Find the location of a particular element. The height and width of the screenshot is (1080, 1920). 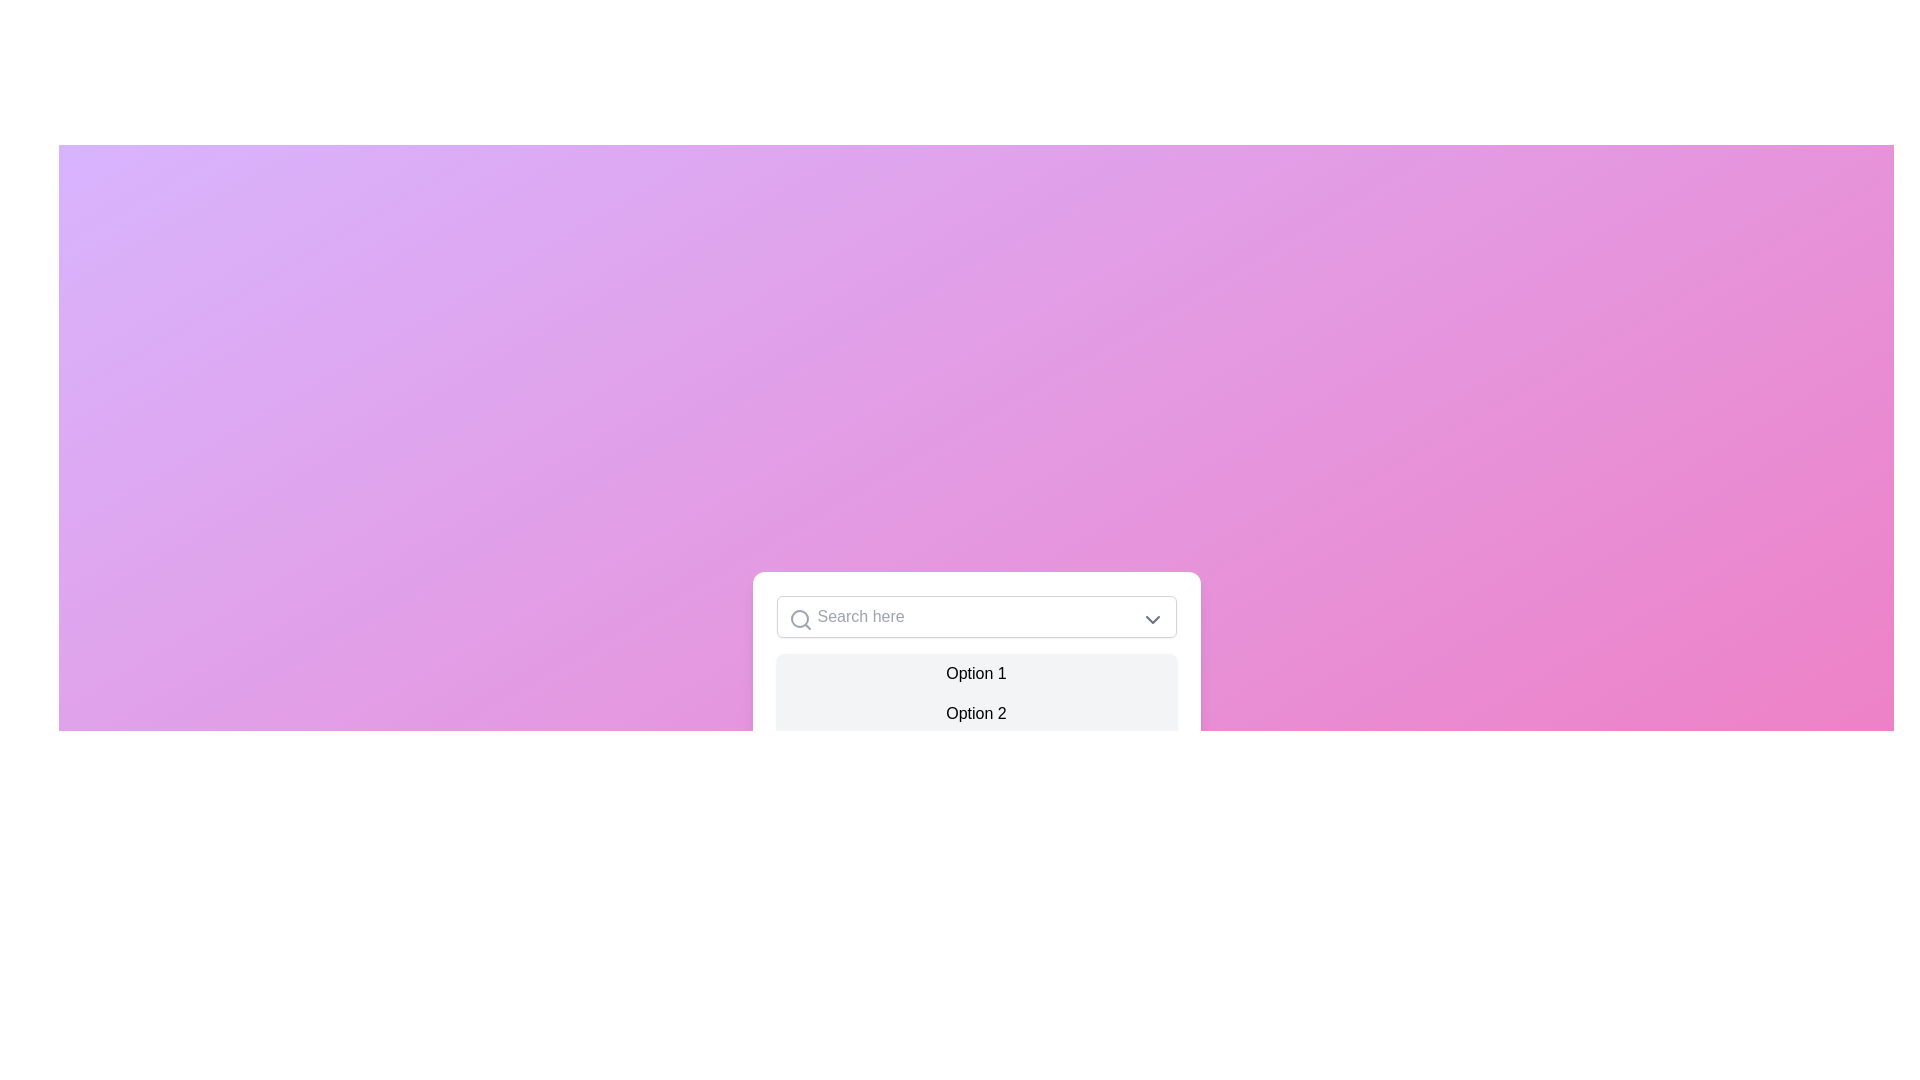

the second selectable option is located at coordinates (976, 712).